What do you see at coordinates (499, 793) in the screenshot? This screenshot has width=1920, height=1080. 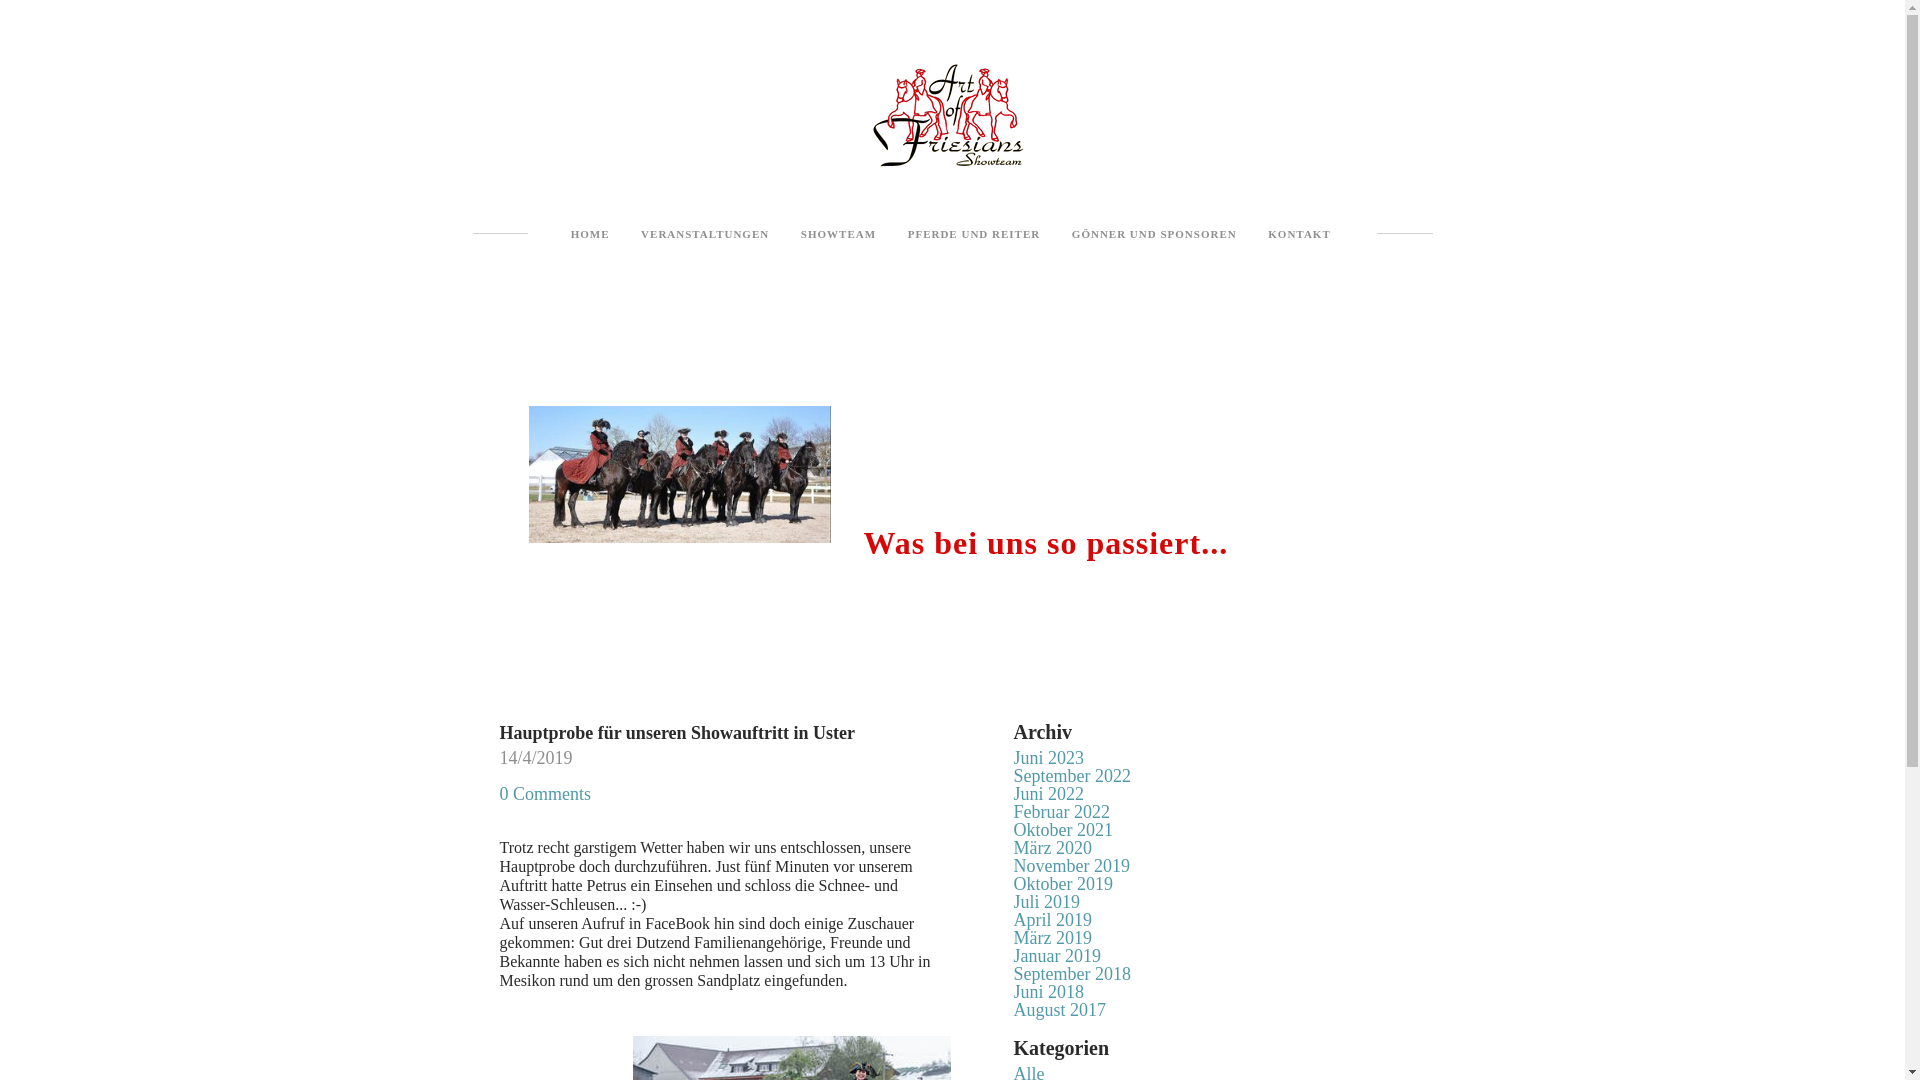 I see `'0 Comments'` at bounding box center [499, 793].